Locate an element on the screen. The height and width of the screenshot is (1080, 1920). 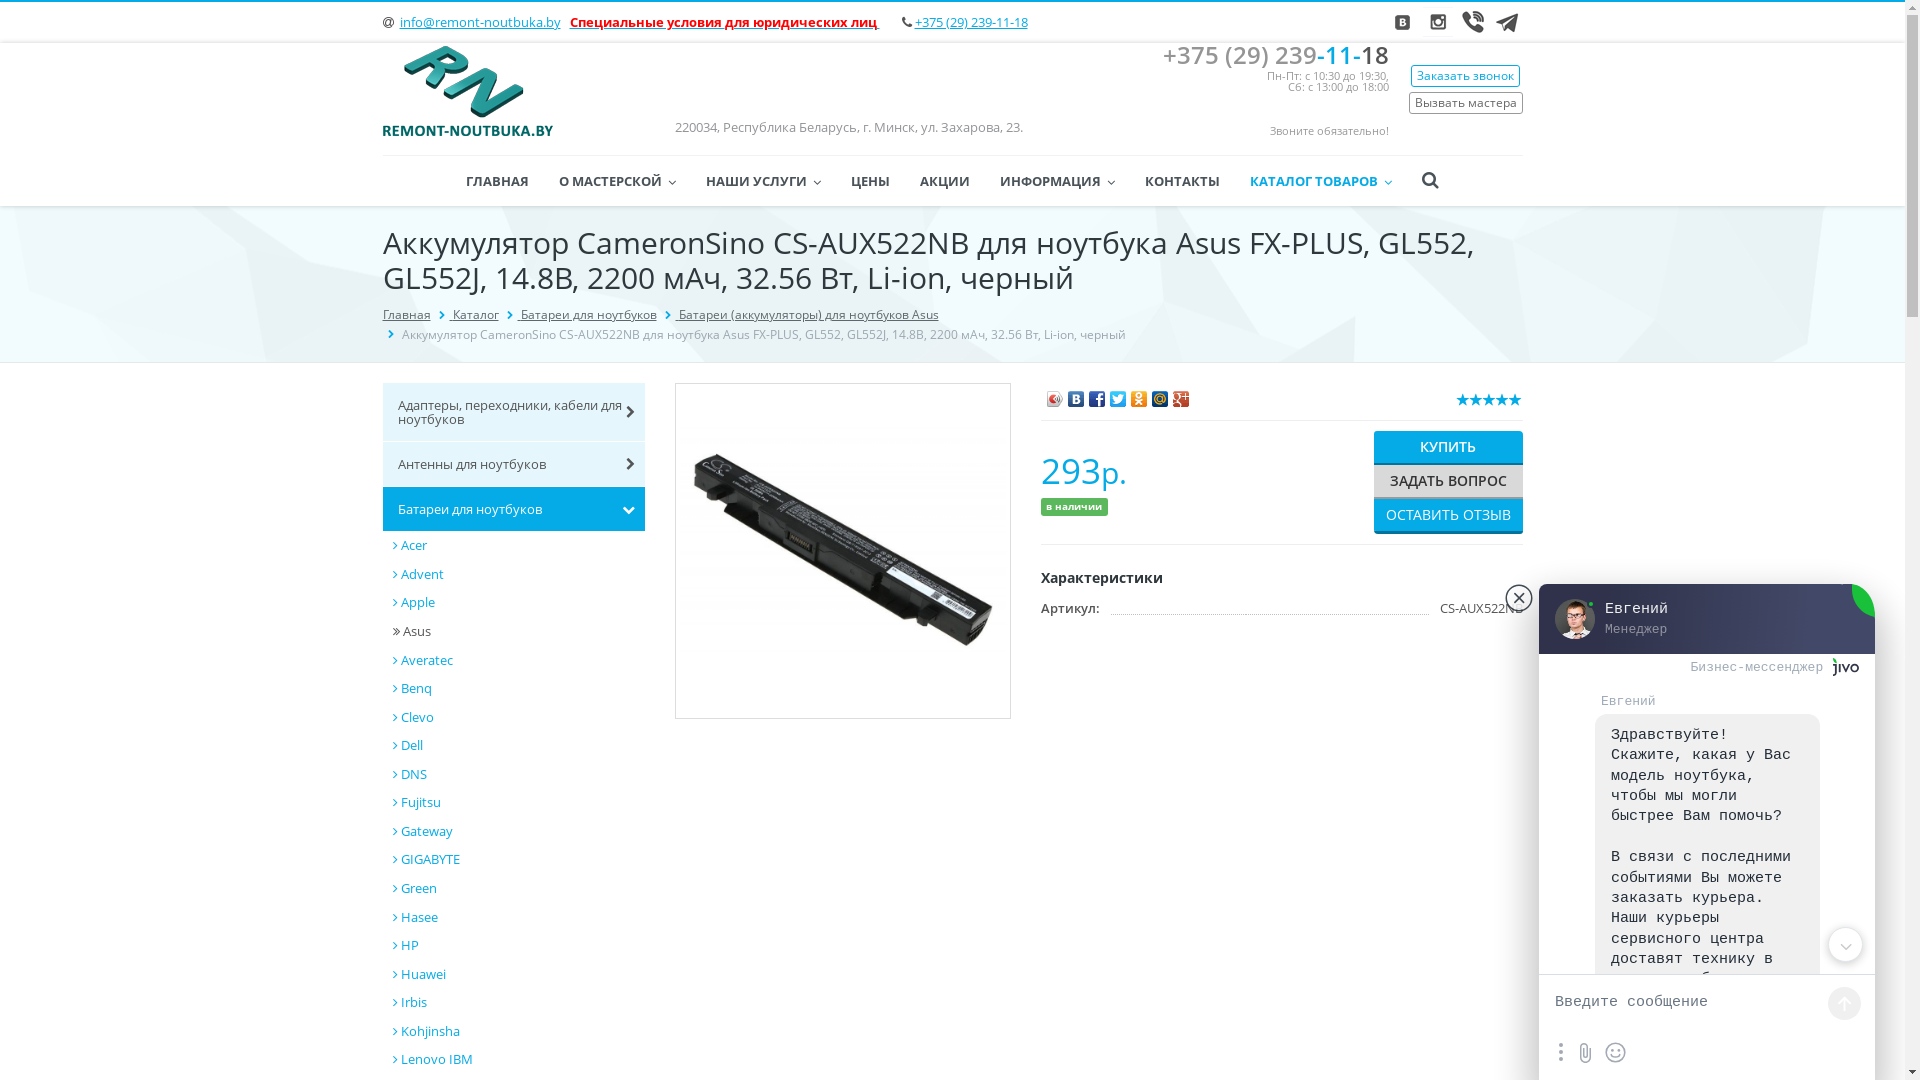
'Twitter' is located at coordinates (1117, 393).